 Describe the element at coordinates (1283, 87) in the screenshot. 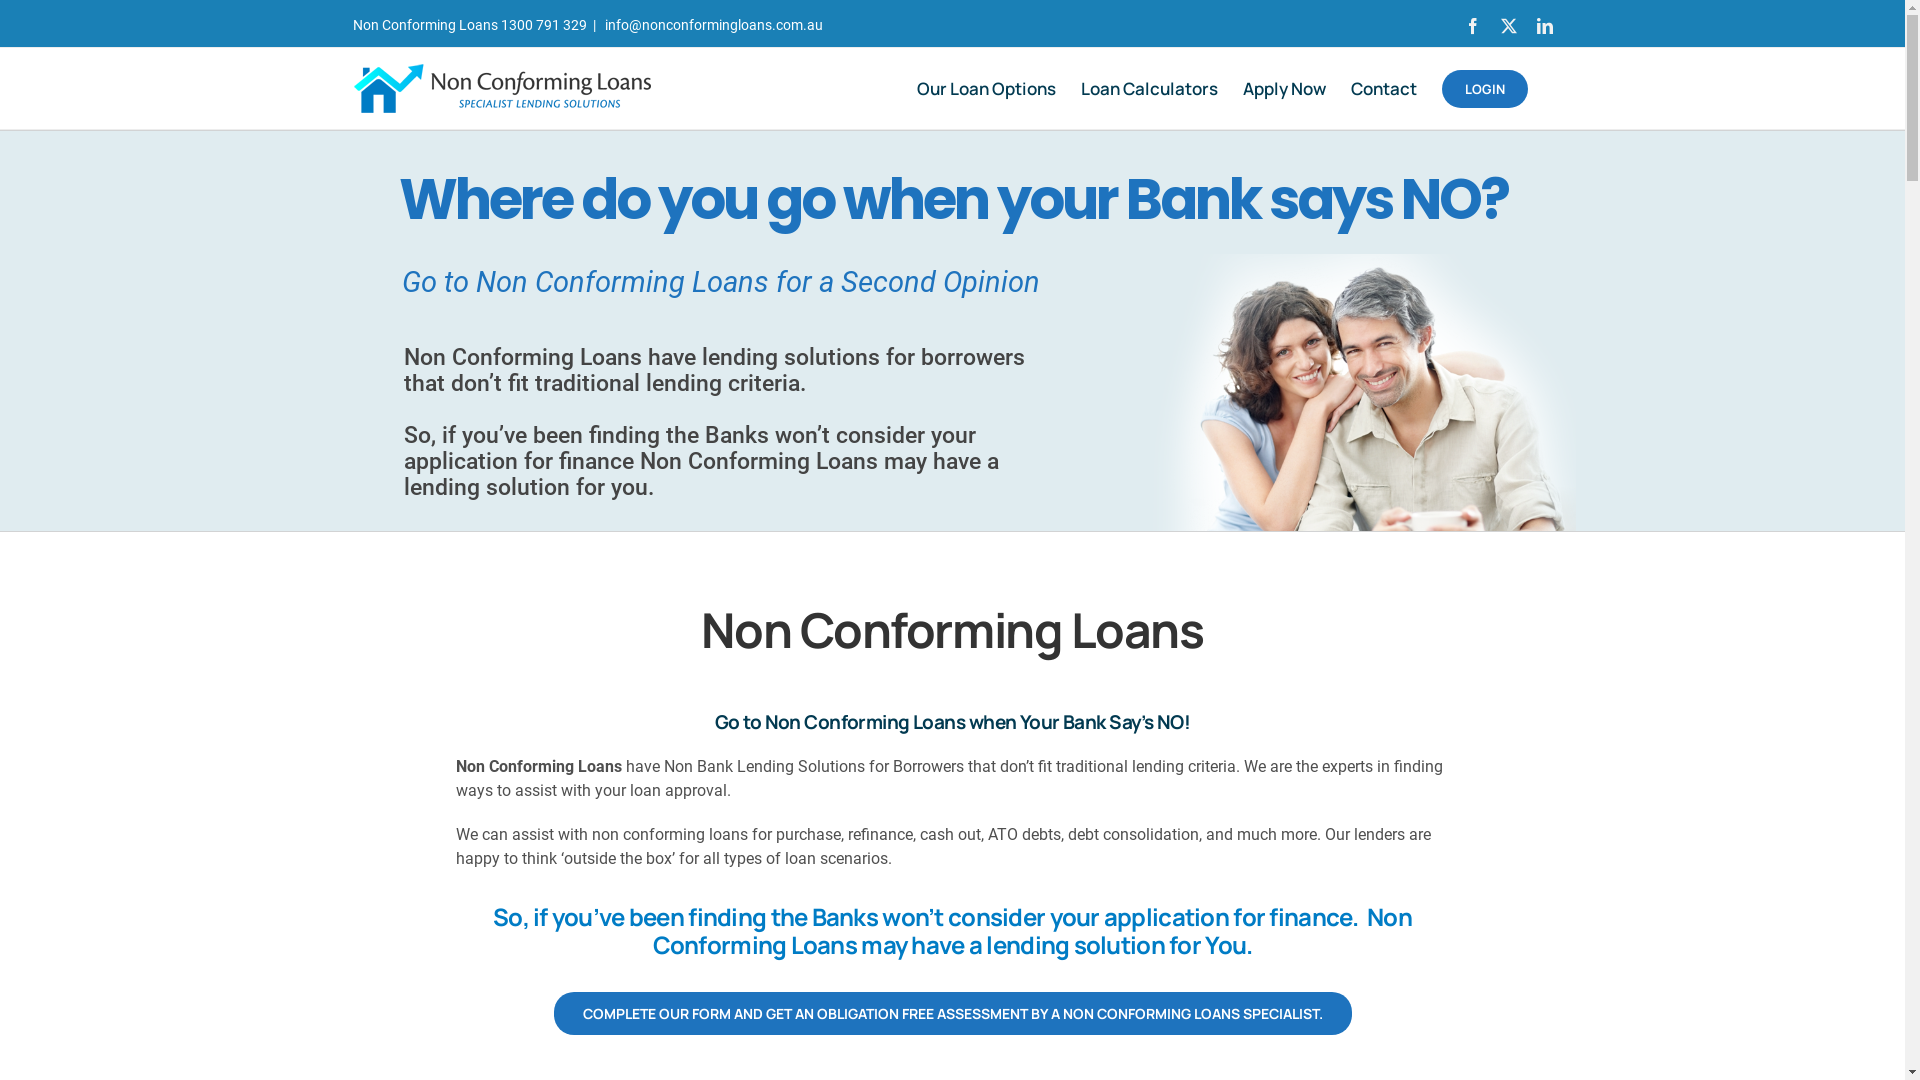

I see `'Apply Now'` at that location.